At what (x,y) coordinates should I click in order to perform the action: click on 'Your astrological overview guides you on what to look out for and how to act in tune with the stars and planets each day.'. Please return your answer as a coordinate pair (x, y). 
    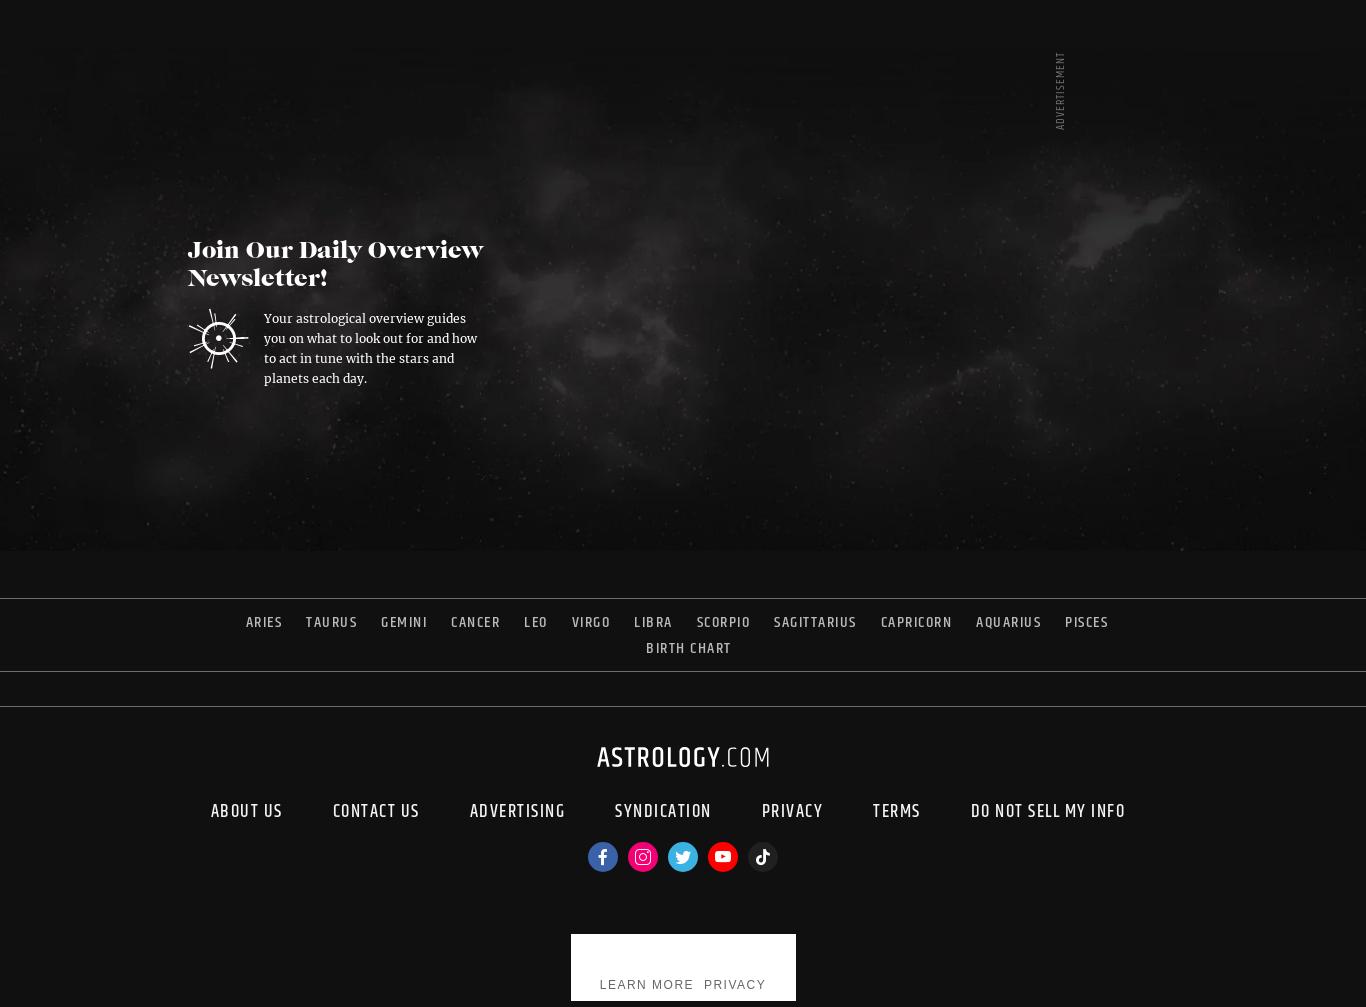
    Looking at the image, I should click on (264, 347).